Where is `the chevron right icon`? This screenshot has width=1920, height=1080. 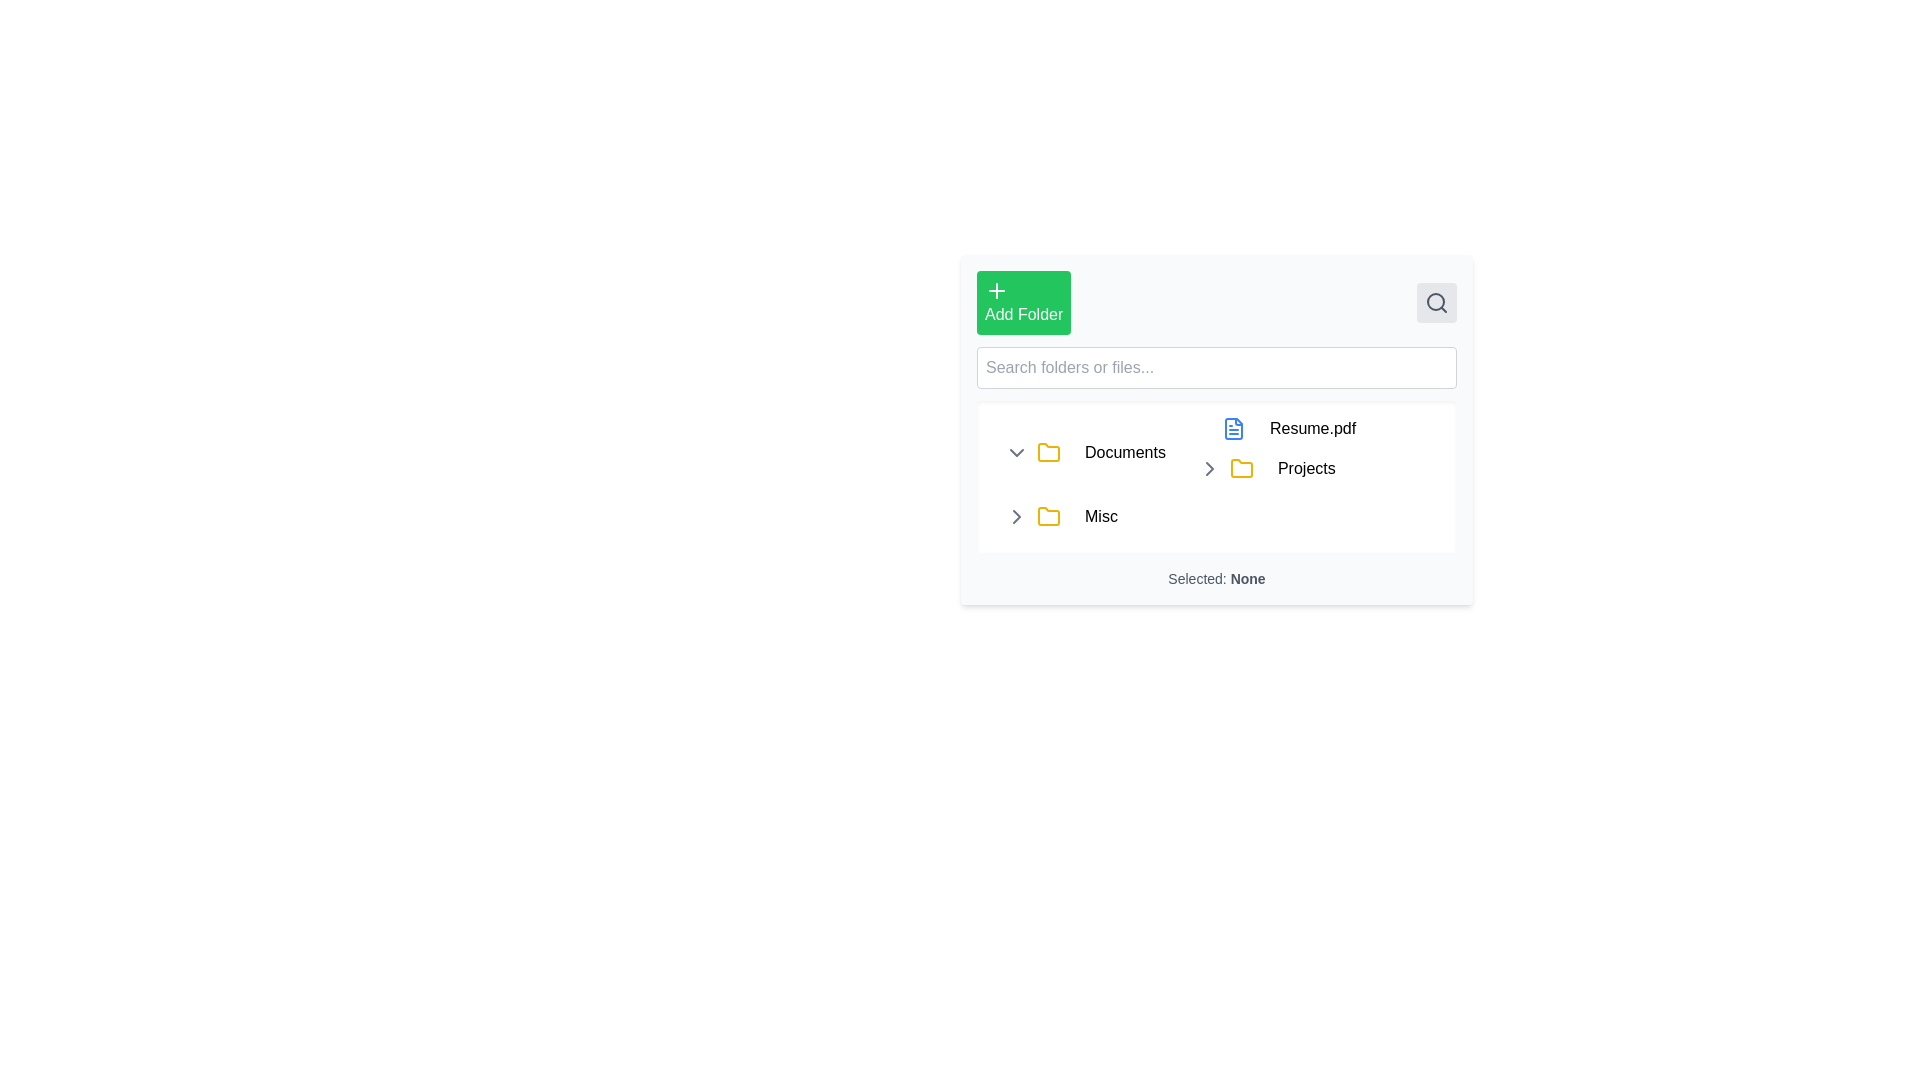
the chevron right icon is located at coordinates (1208, 469).